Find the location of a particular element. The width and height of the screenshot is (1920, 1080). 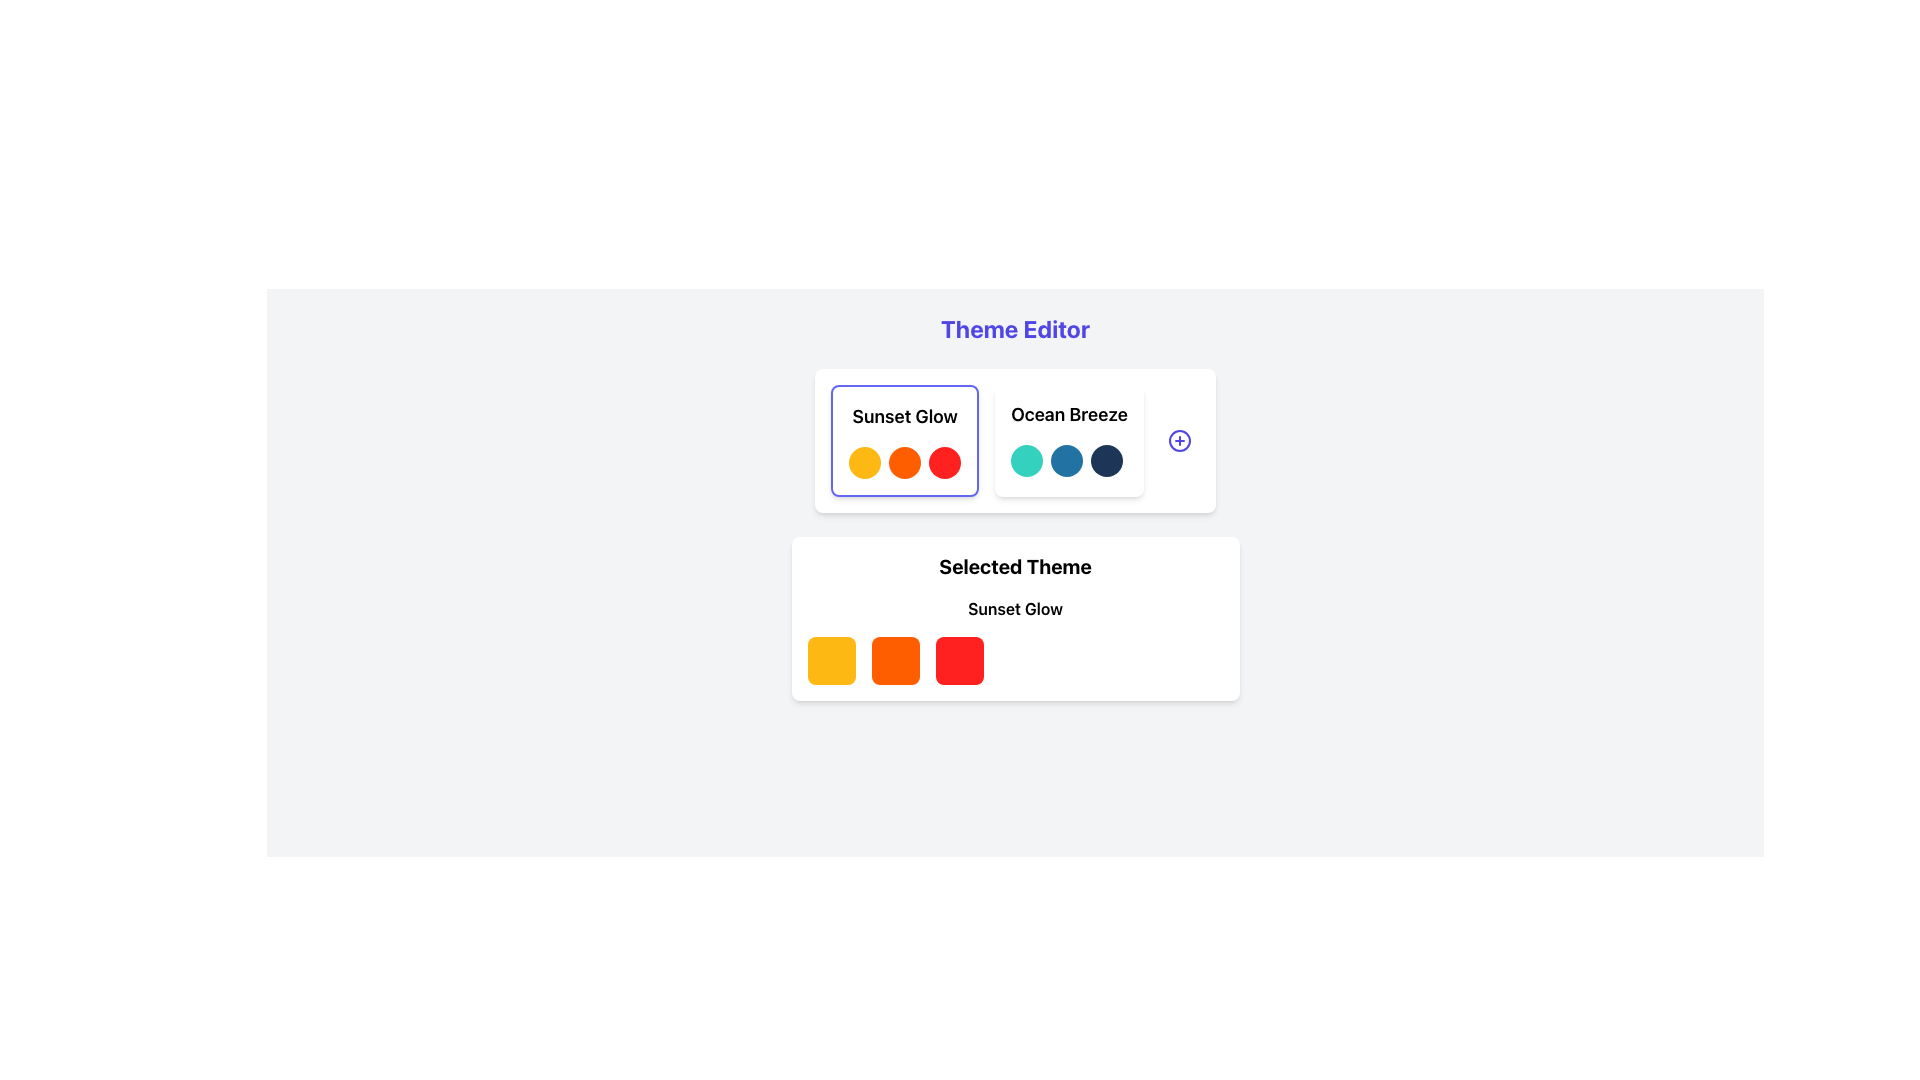

the second decorative color indicator icon in the 'Ocean Breeze' themed card is located at coordinates (1068, 461).